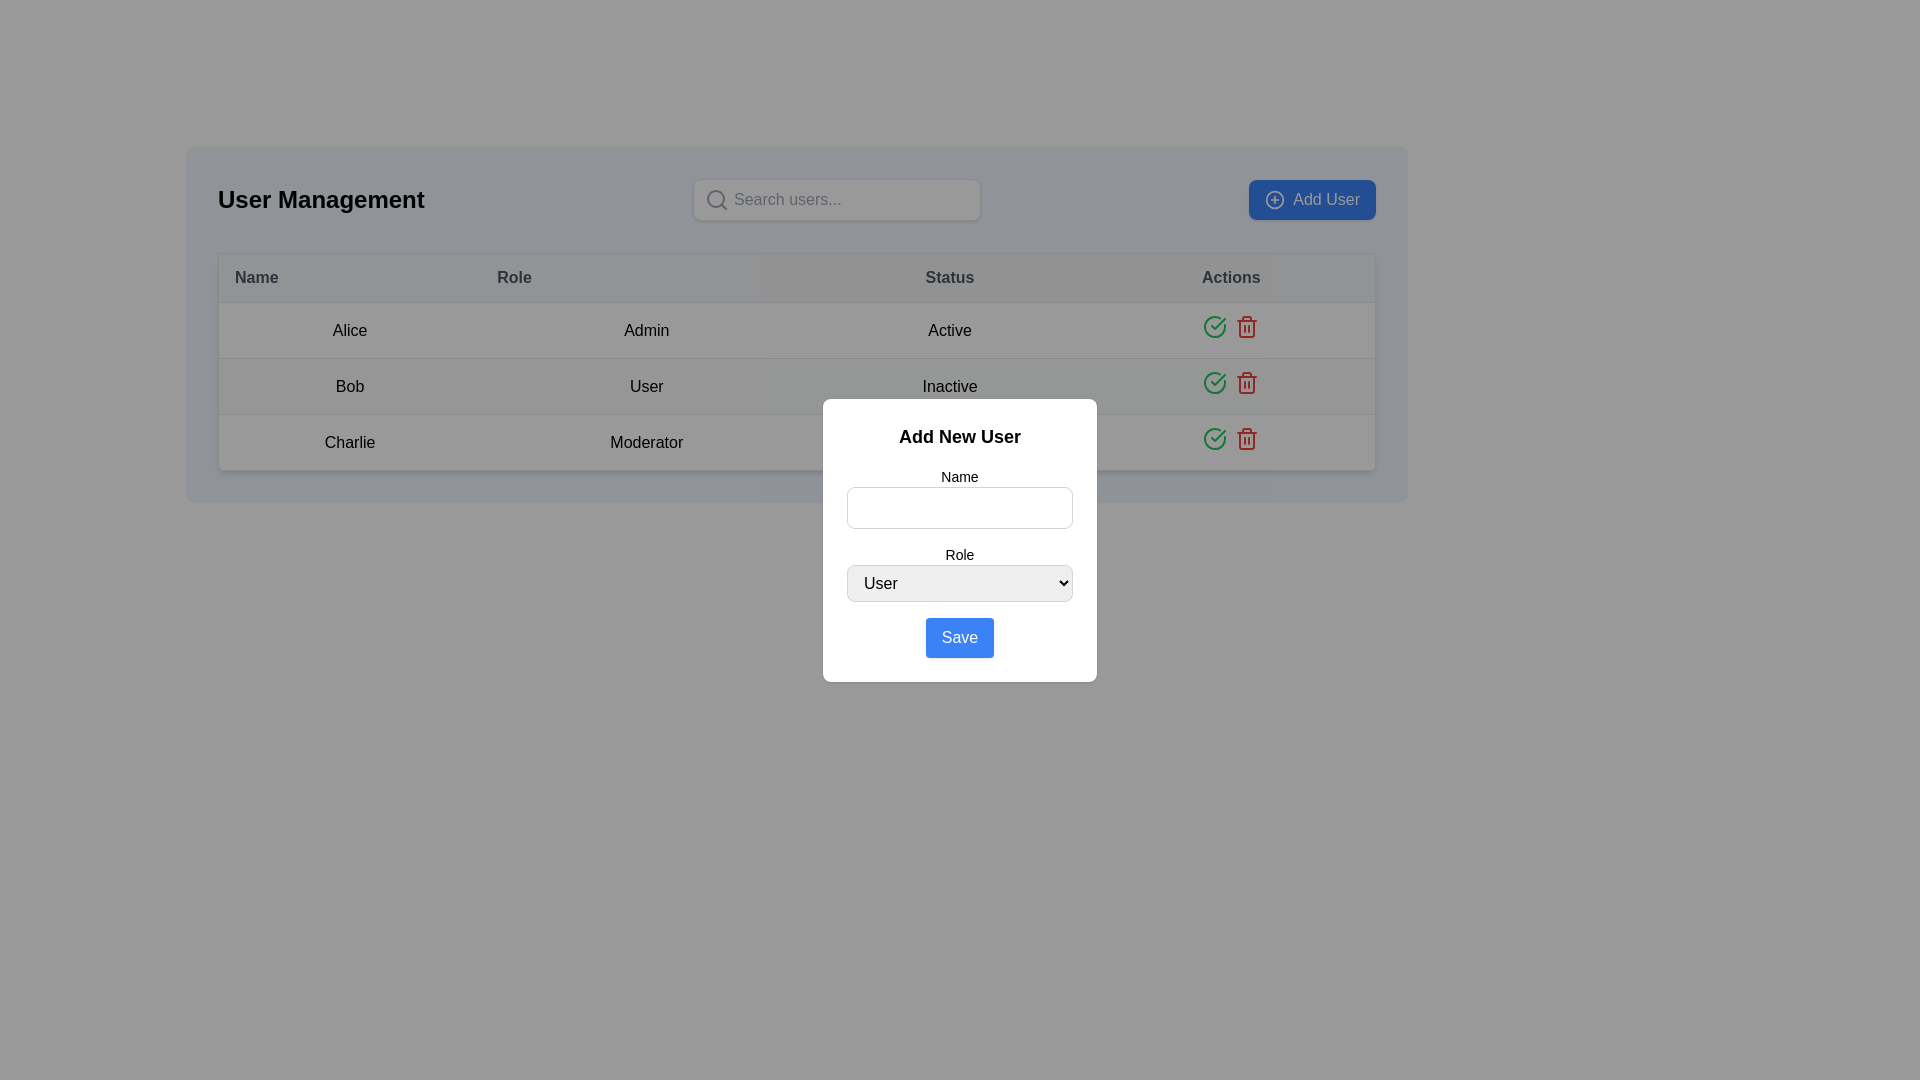 This screenshot has width=1920, height=1080. Describe the element at coordinates (960, 496) in the screenshot. I see `the text input field for adding a new user's name in the modal dialog titled 'Add New User' using the Tab key` at that location.